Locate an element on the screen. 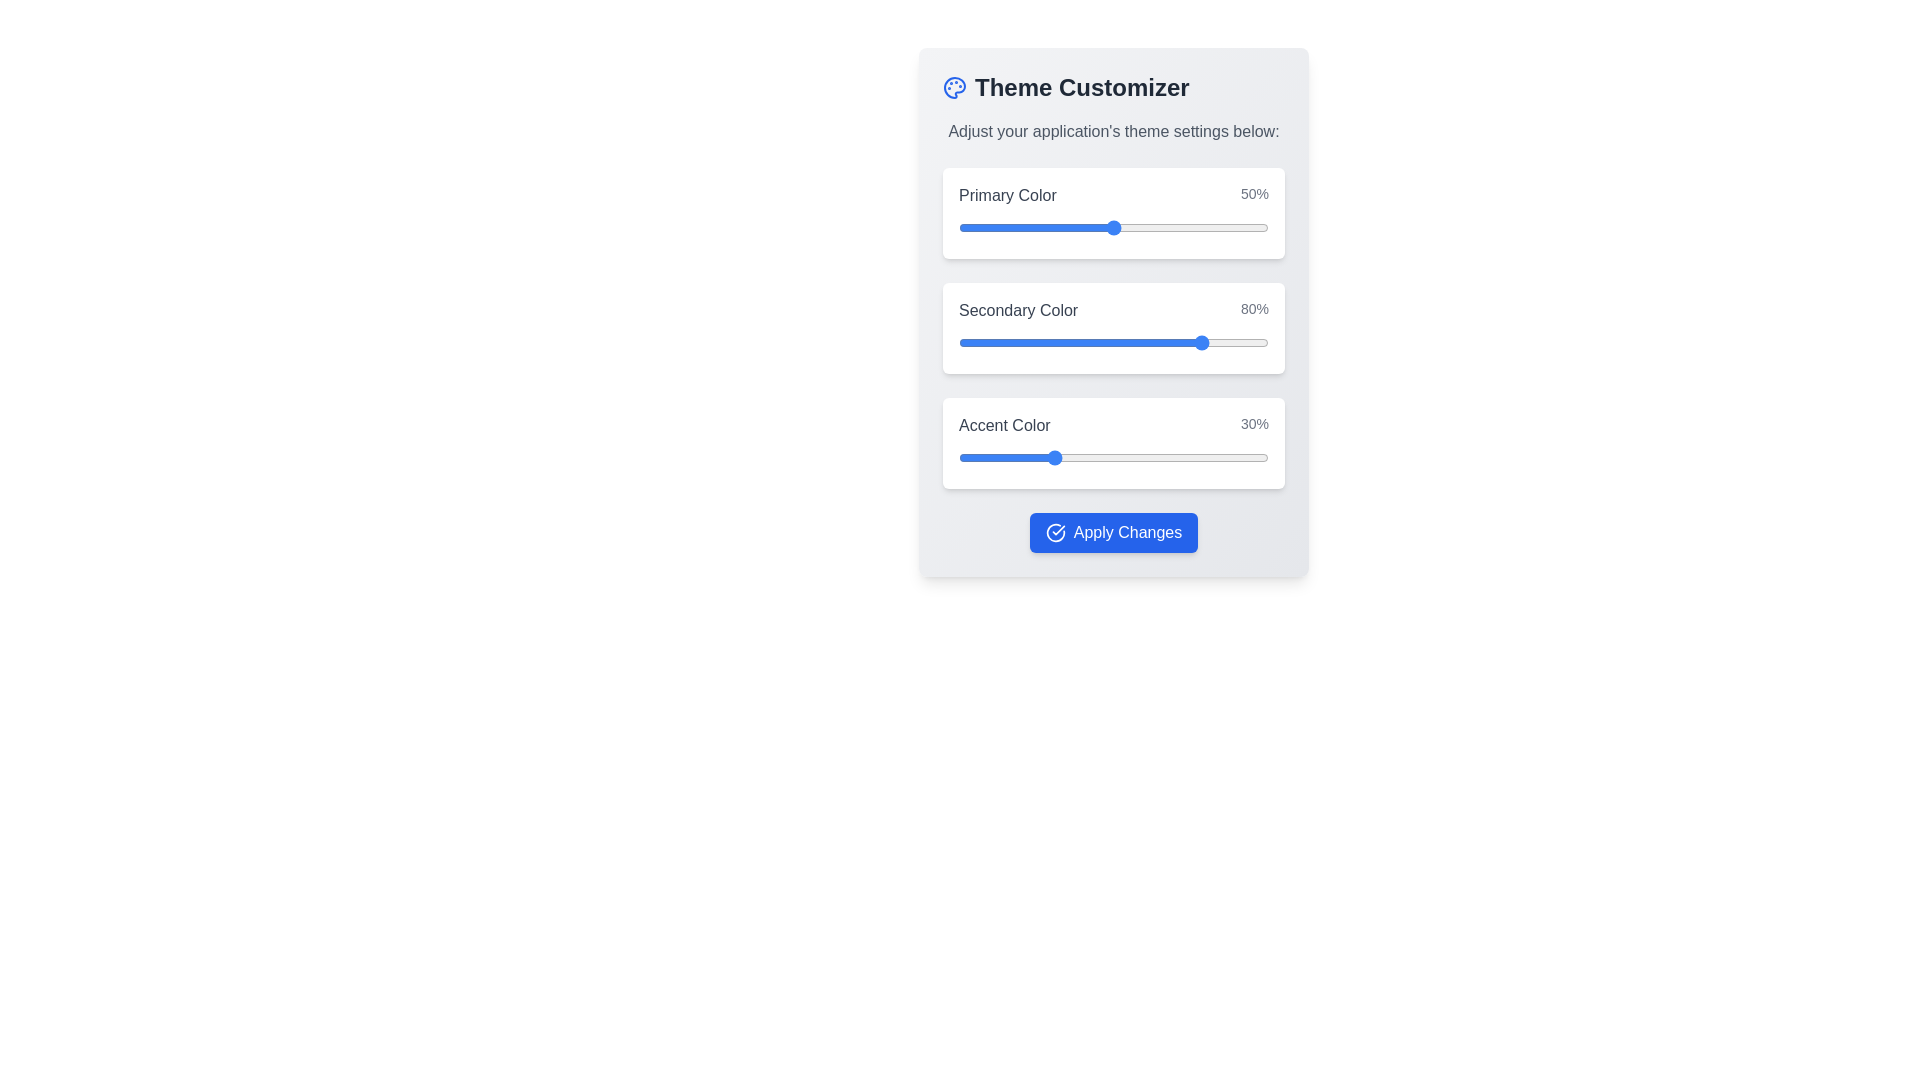  the slider is located at coordinates (1163, 226).